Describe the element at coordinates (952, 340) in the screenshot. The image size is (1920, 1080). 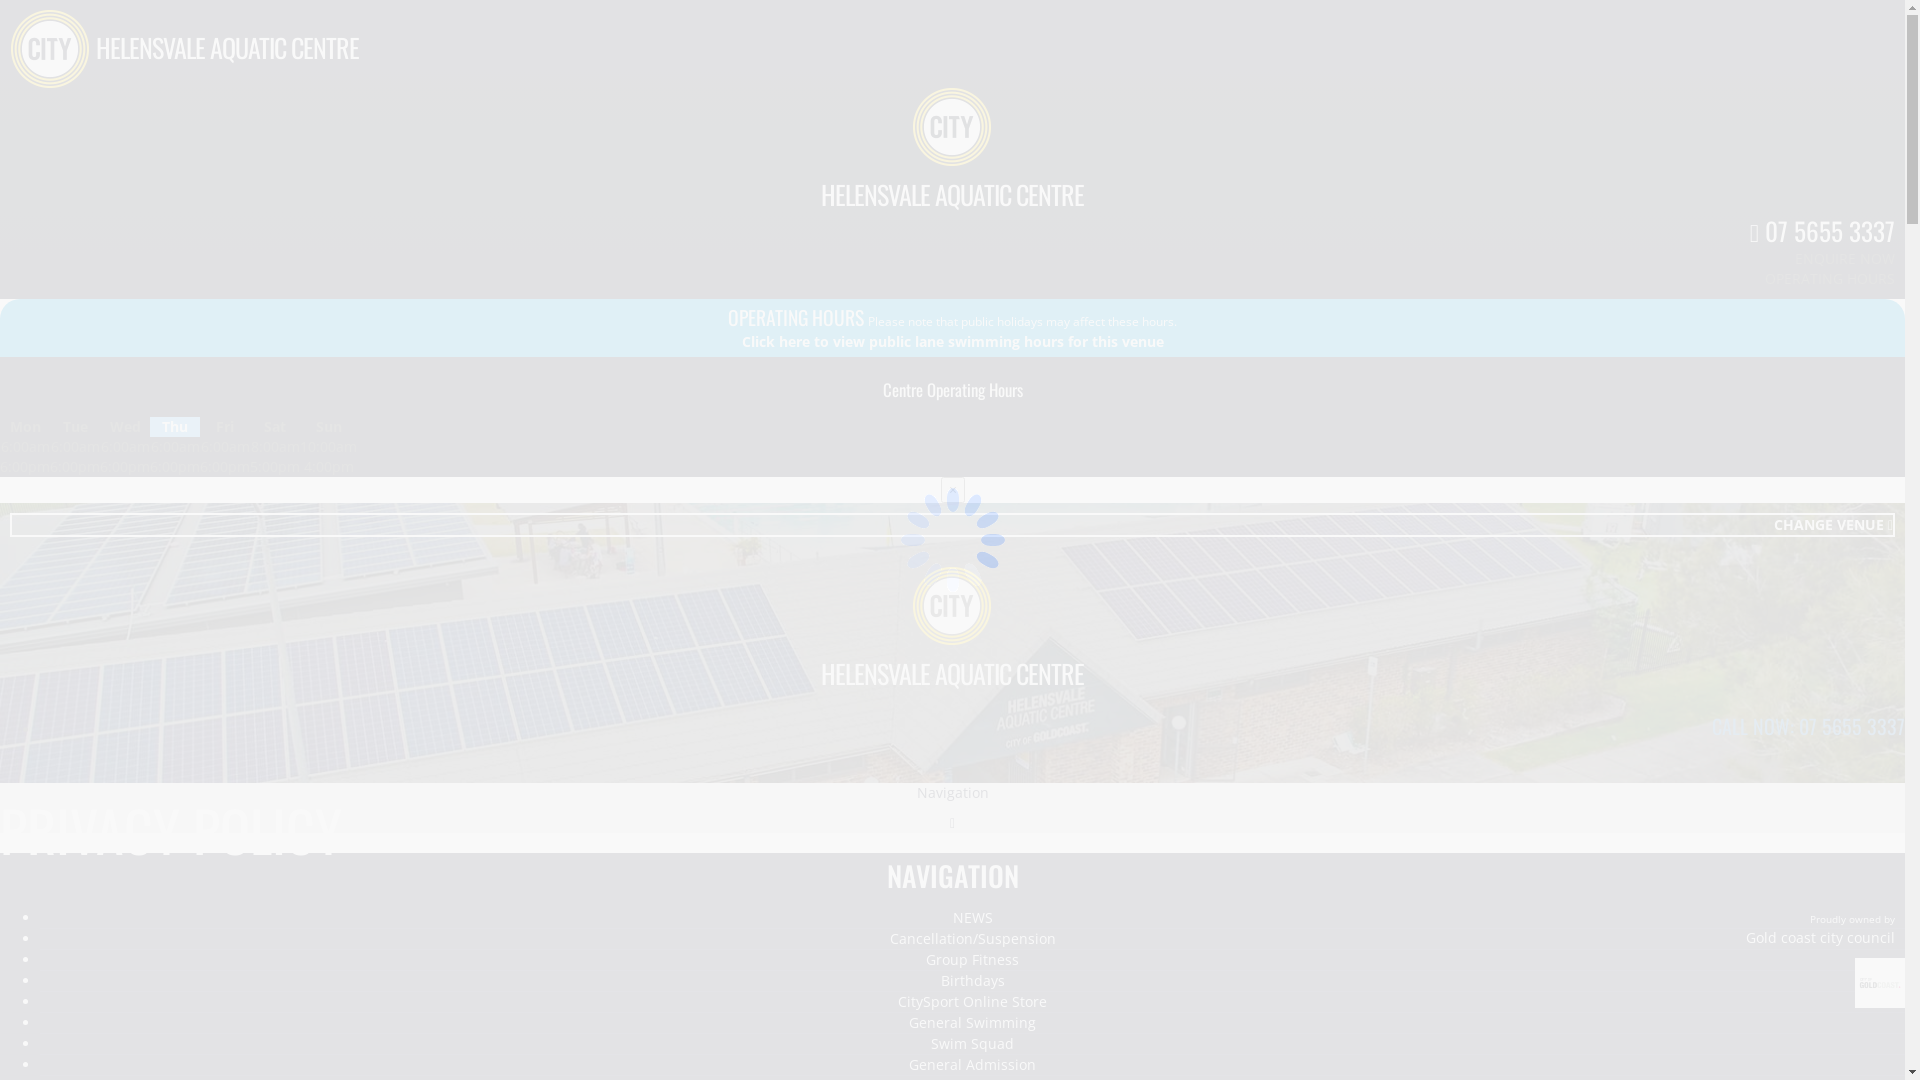
I see `'Click here to view public lane swimming hours for this venue'` at that location.